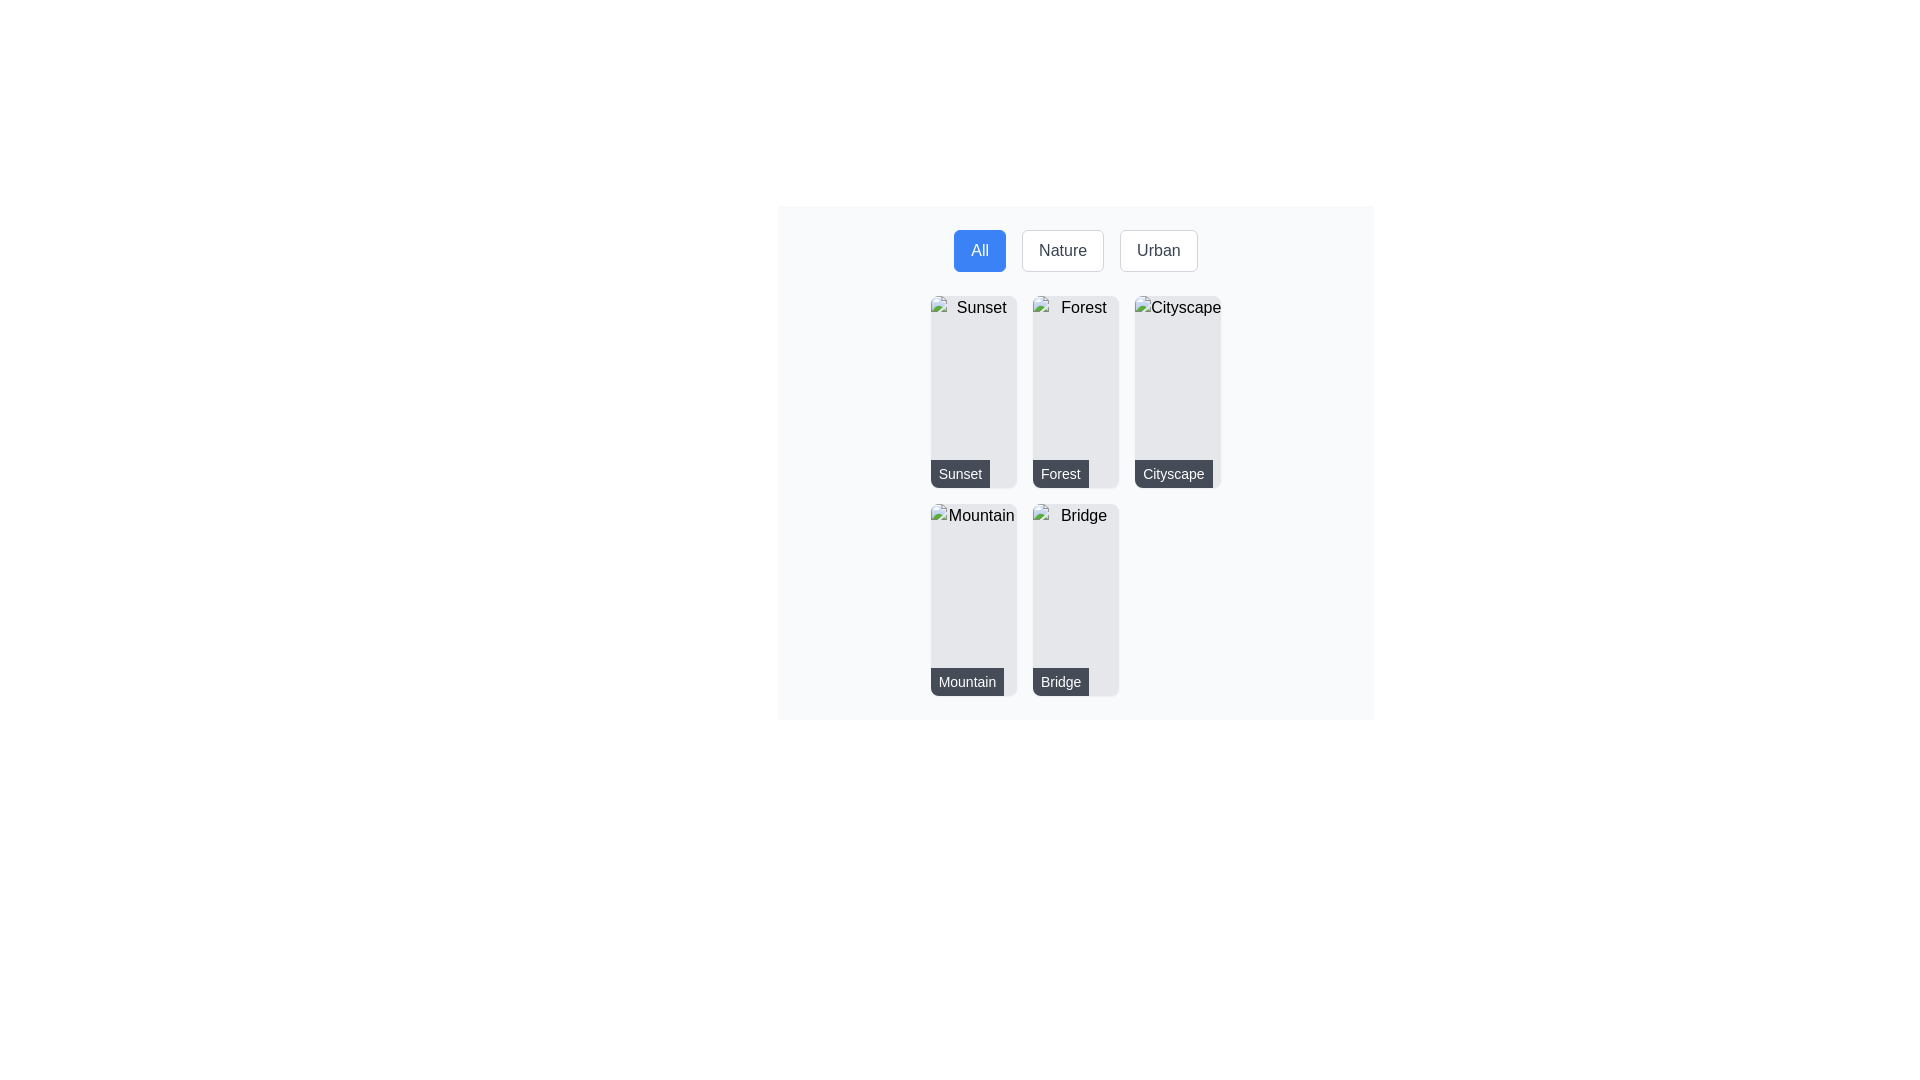 Image resolution: width=1920 pixels, height=1080 pixels. I want to click on the 'Sunset' selectable card located in the top-left corner of the grid within the 'All' tab, so click(973, 392).